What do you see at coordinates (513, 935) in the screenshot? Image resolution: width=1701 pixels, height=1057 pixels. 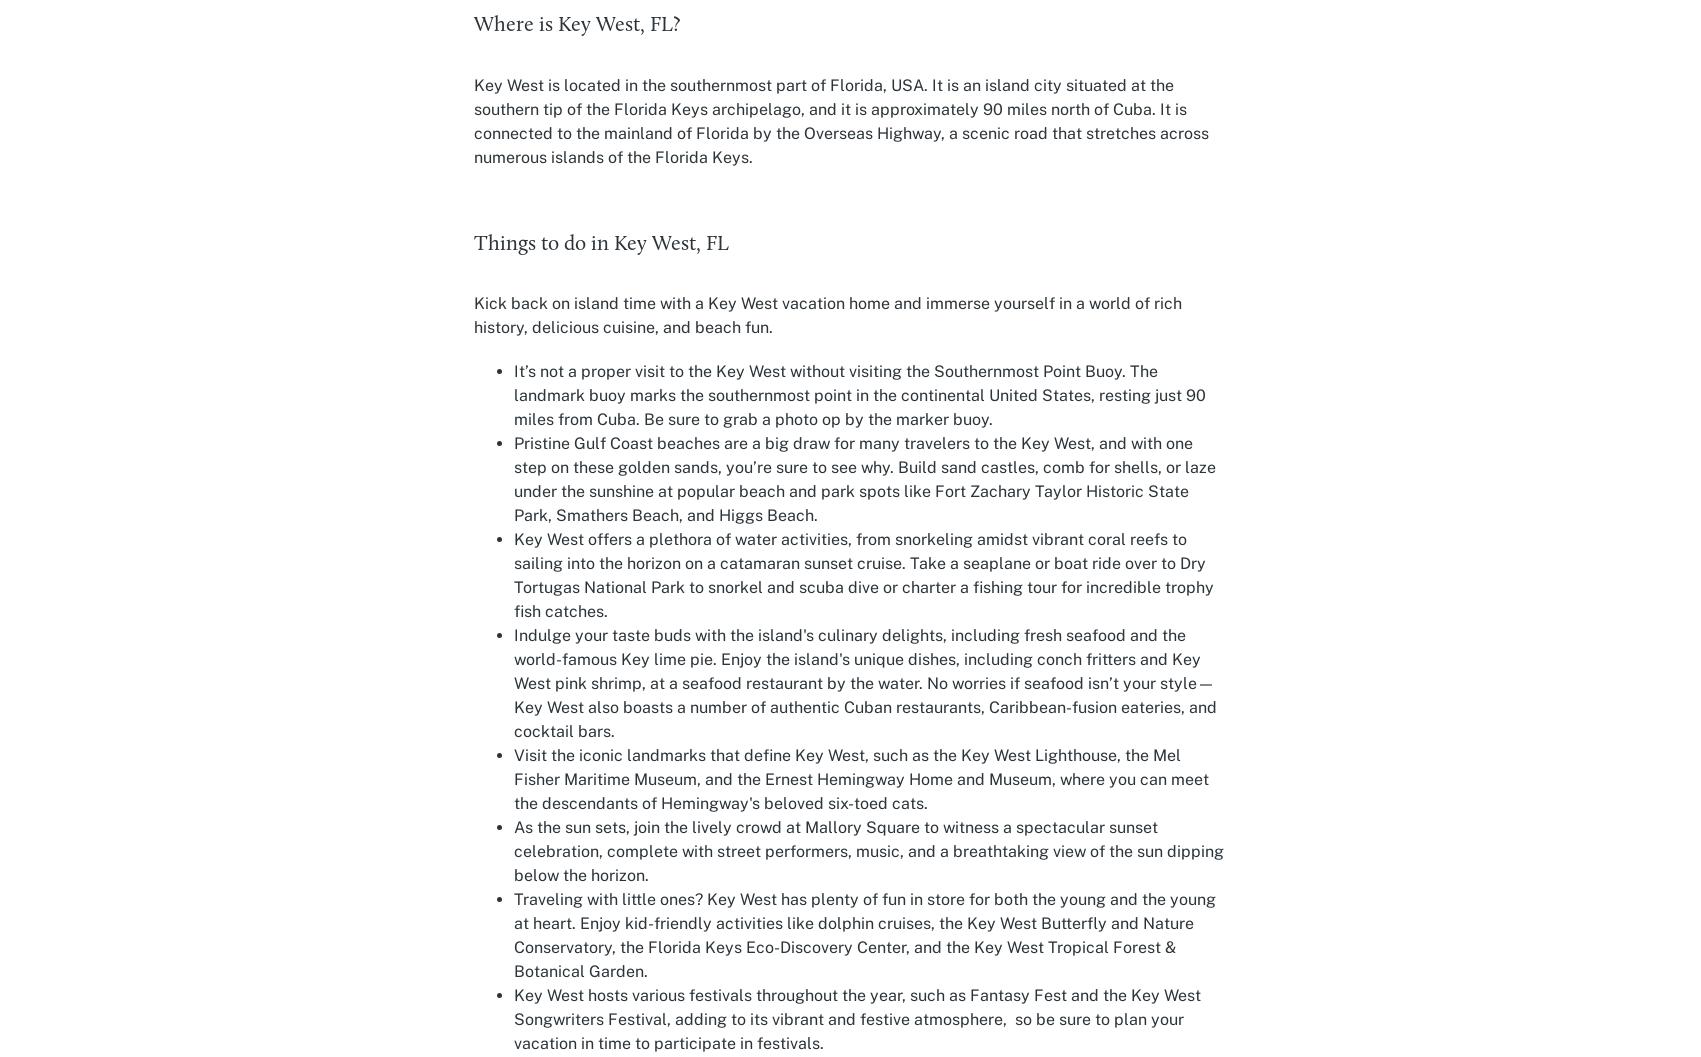 I see `'Traveling with little ones? Key West has plenty of fun in store for both the young and the young at heart. Enjoy kid-friendly activities like dolphin cruises, the Key West Butterfly and Nature Conservatory, the Florida Keys Eco-Discovery Center, and the Key West Tropical Forest & Botanical Garden.'` at bounding box center [513, 935].